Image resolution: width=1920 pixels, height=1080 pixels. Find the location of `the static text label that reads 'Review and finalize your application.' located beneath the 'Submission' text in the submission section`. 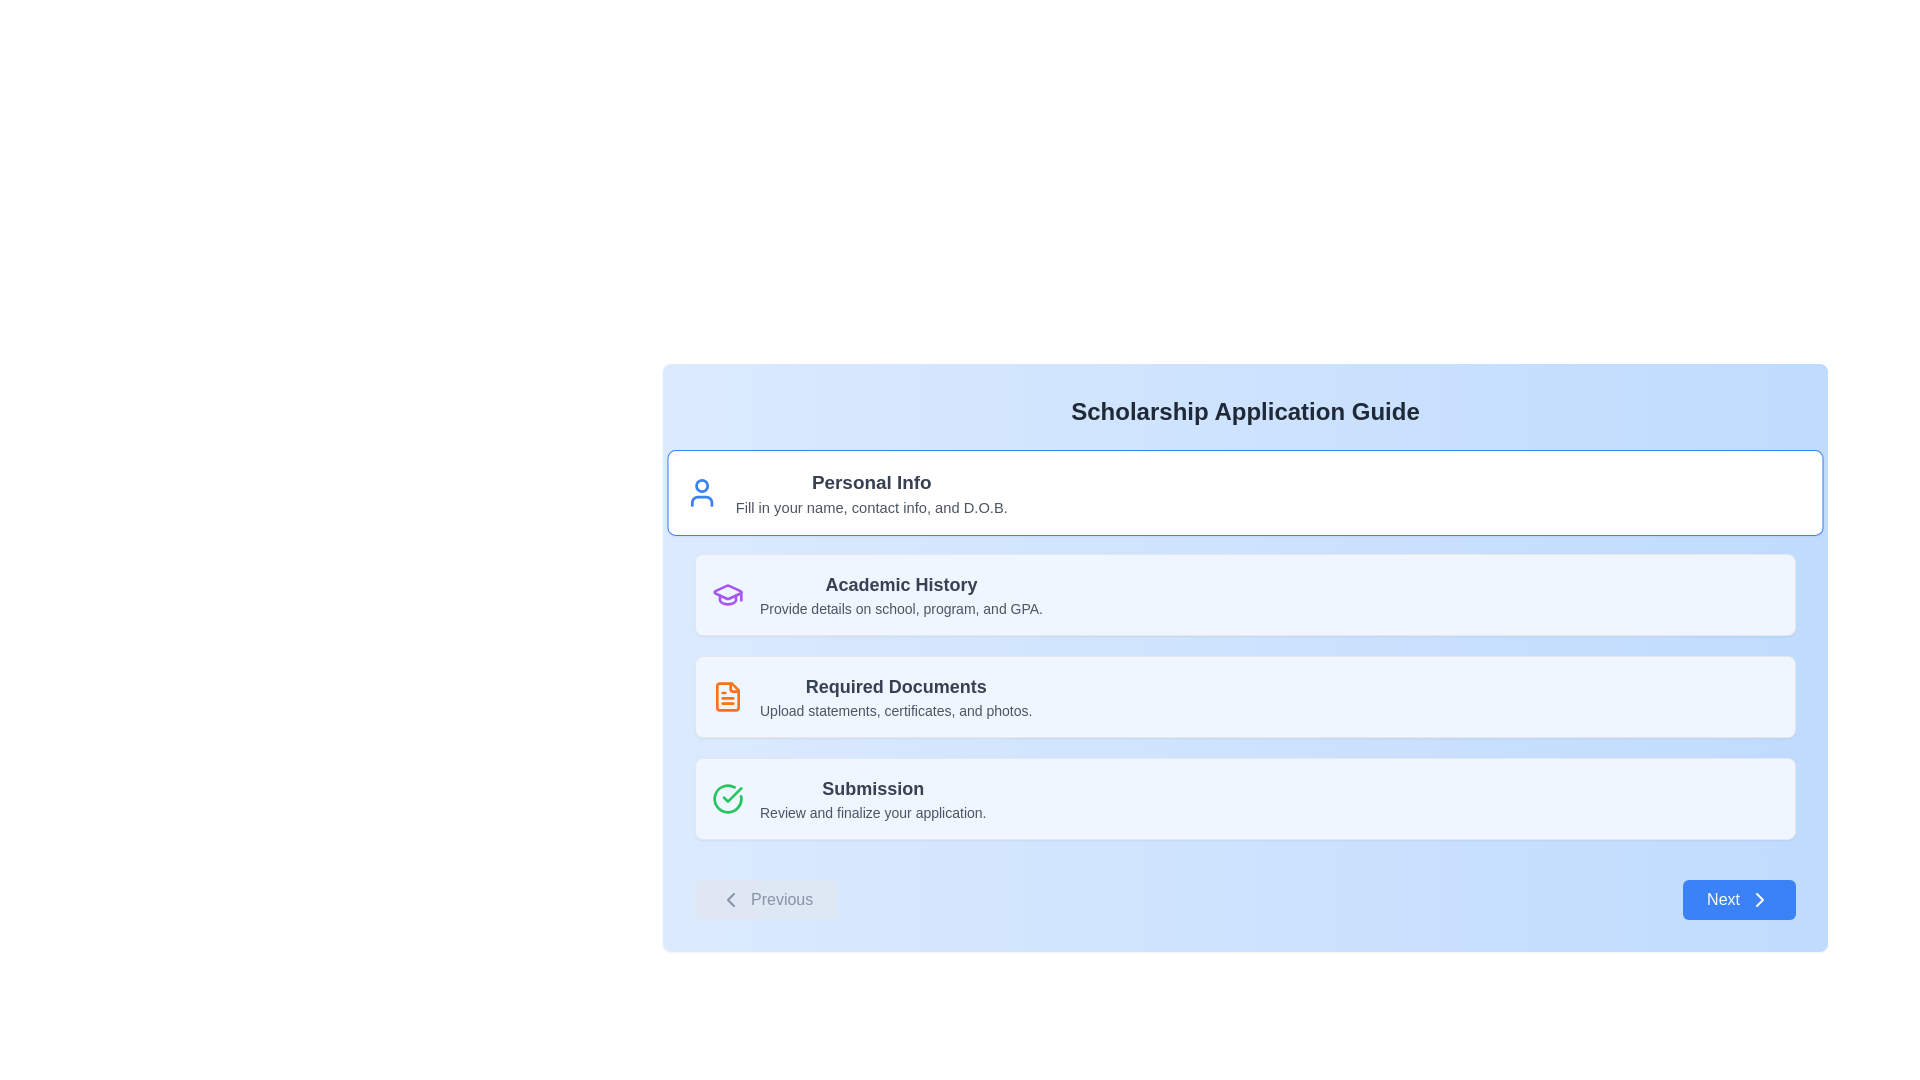

the static text label that reads 'Review and finalize your application.' located beneath the 'Submission' text in the submission section is located at coordinates (873, 813).